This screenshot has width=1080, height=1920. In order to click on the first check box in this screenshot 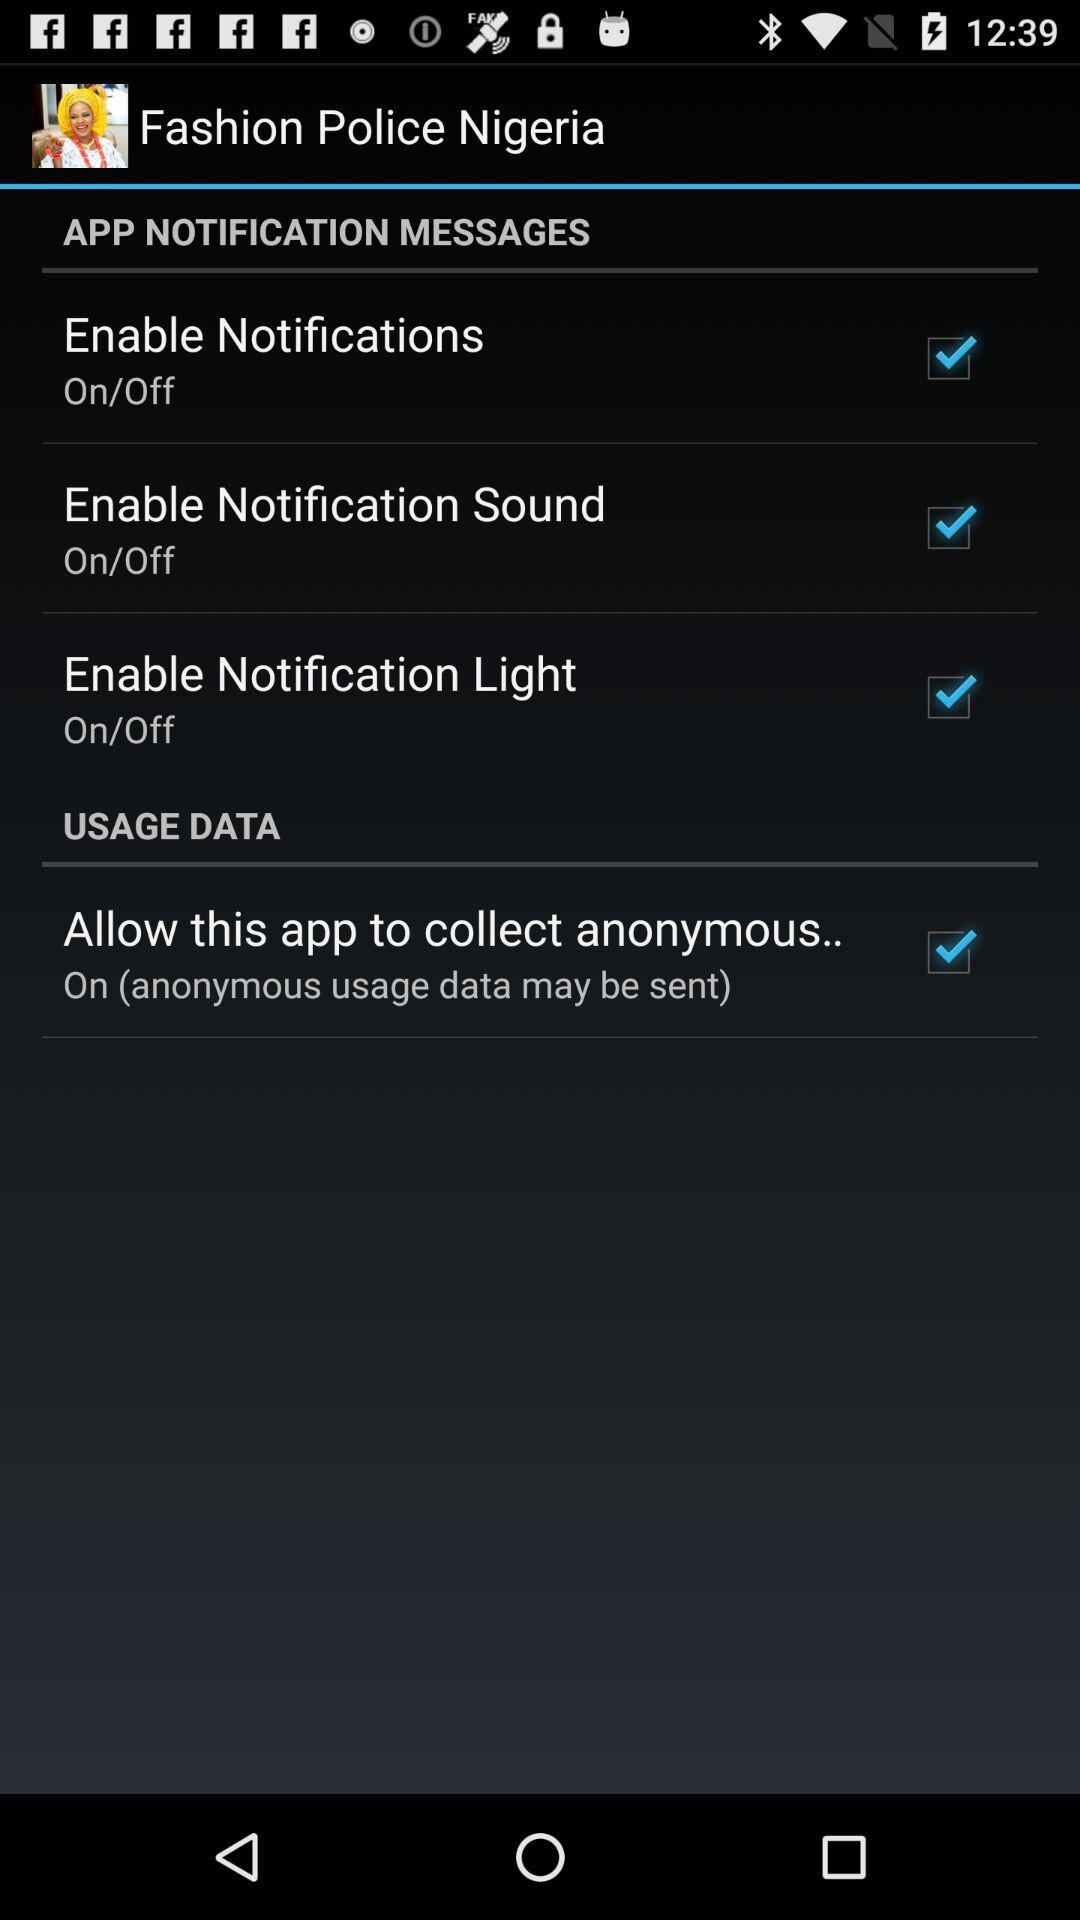, I will do `click(947, 359)`.